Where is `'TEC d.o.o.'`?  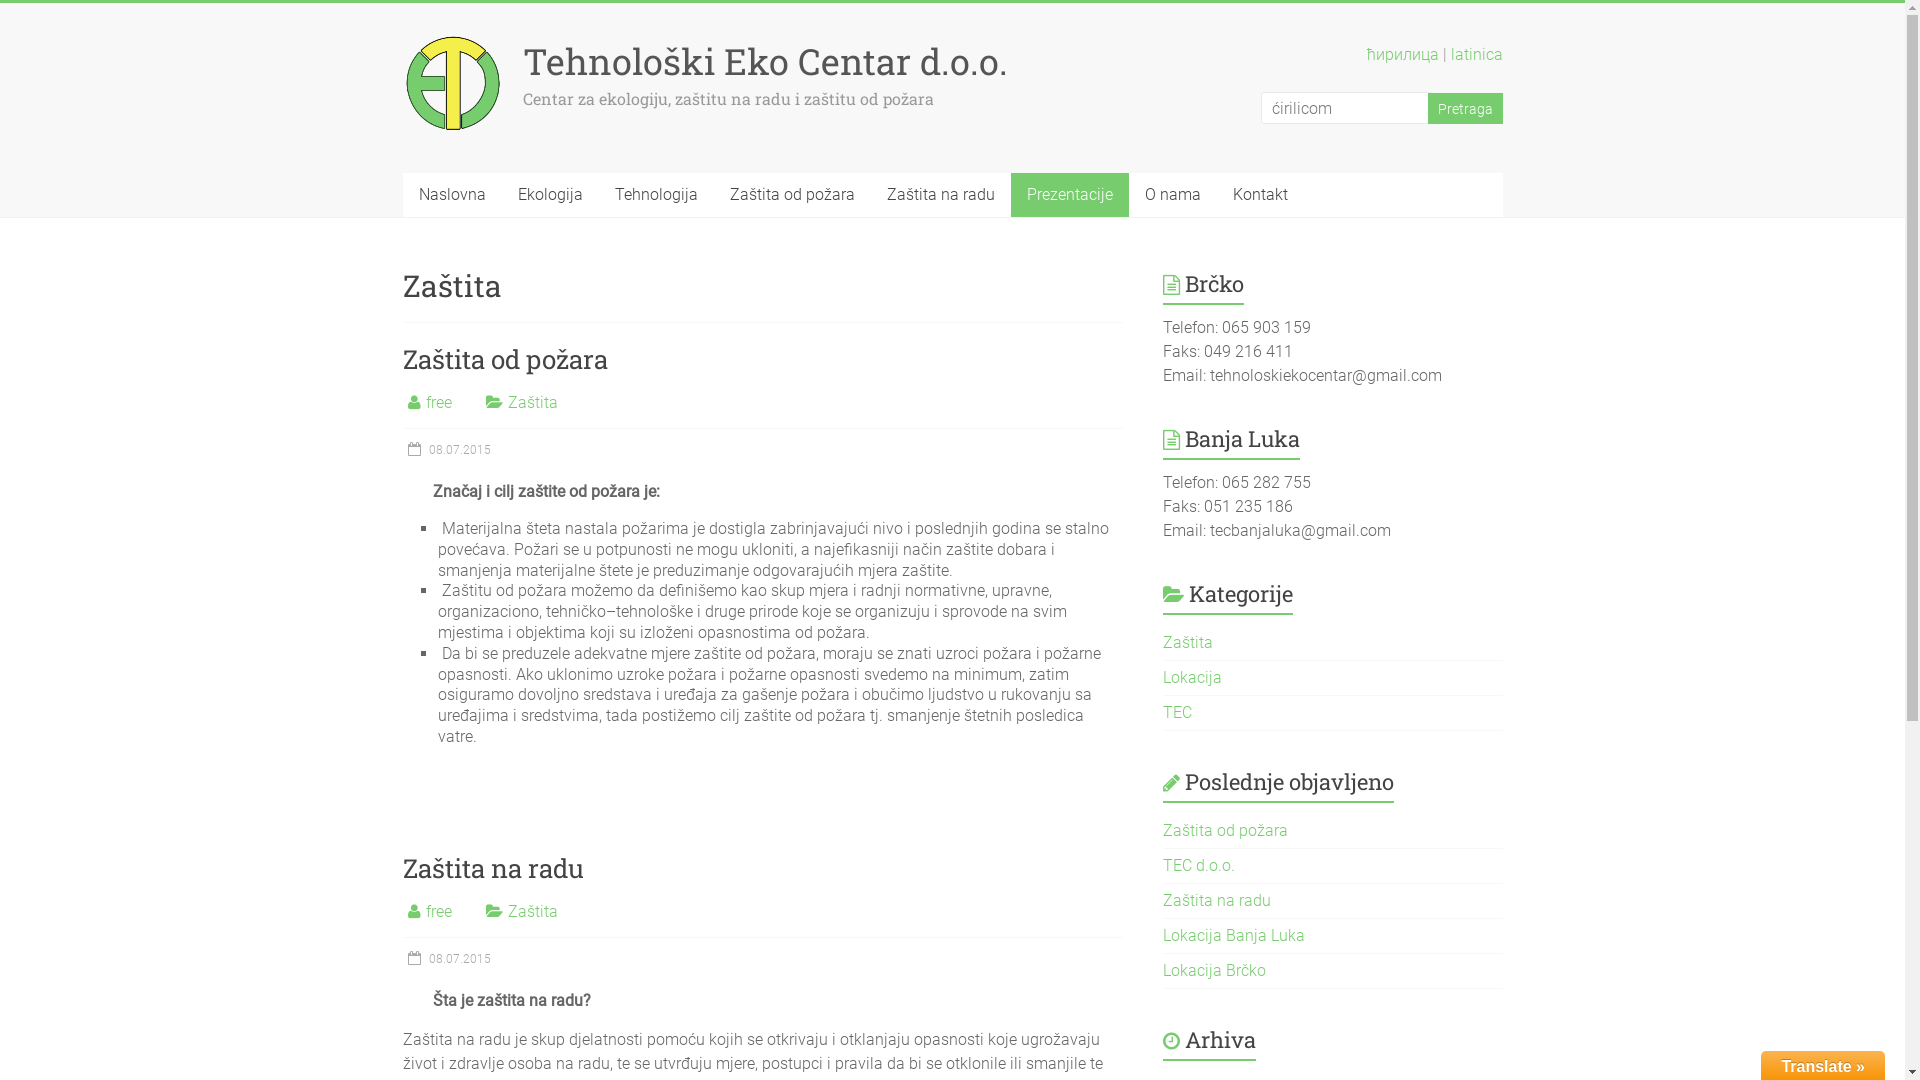 'TEC d.o.o.' is located at coordinates (1199, 864).